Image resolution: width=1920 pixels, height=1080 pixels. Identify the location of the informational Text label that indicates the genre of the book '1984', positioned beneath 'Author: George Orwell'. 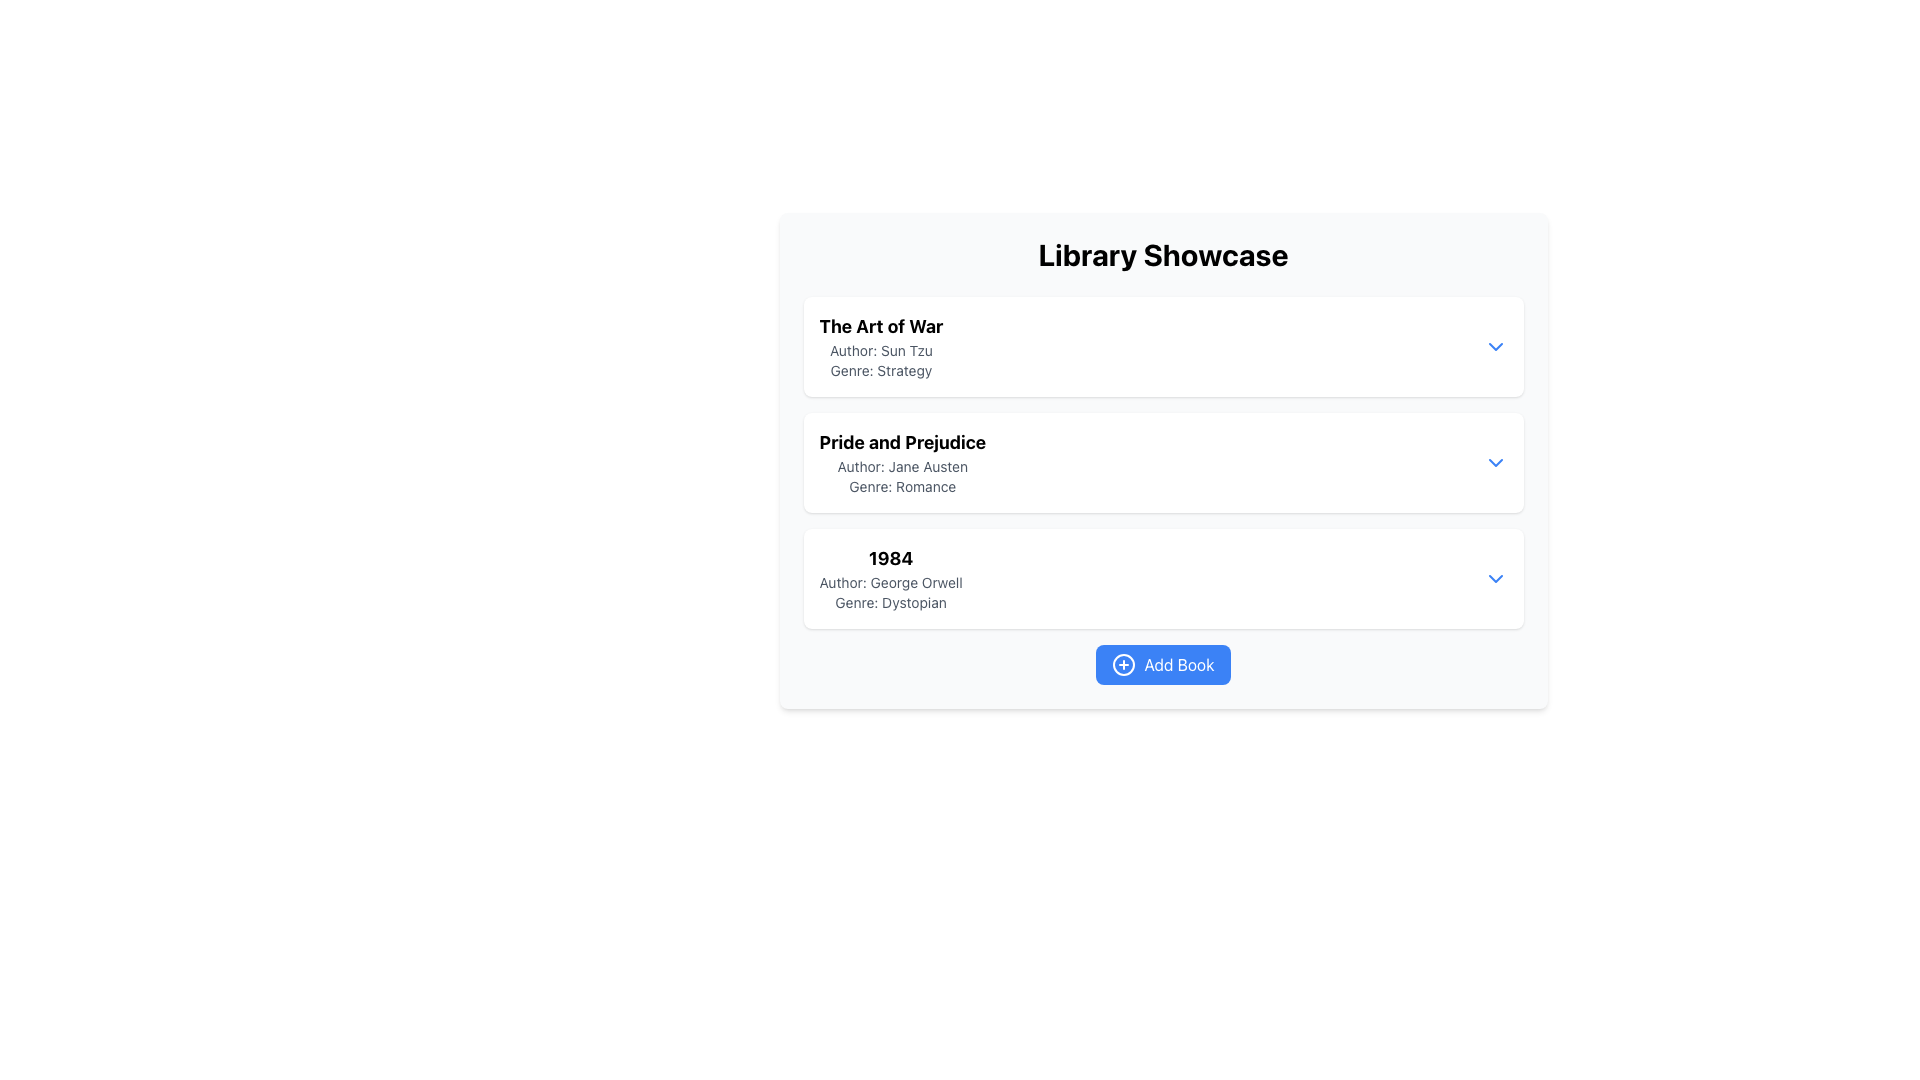
(890, 601).